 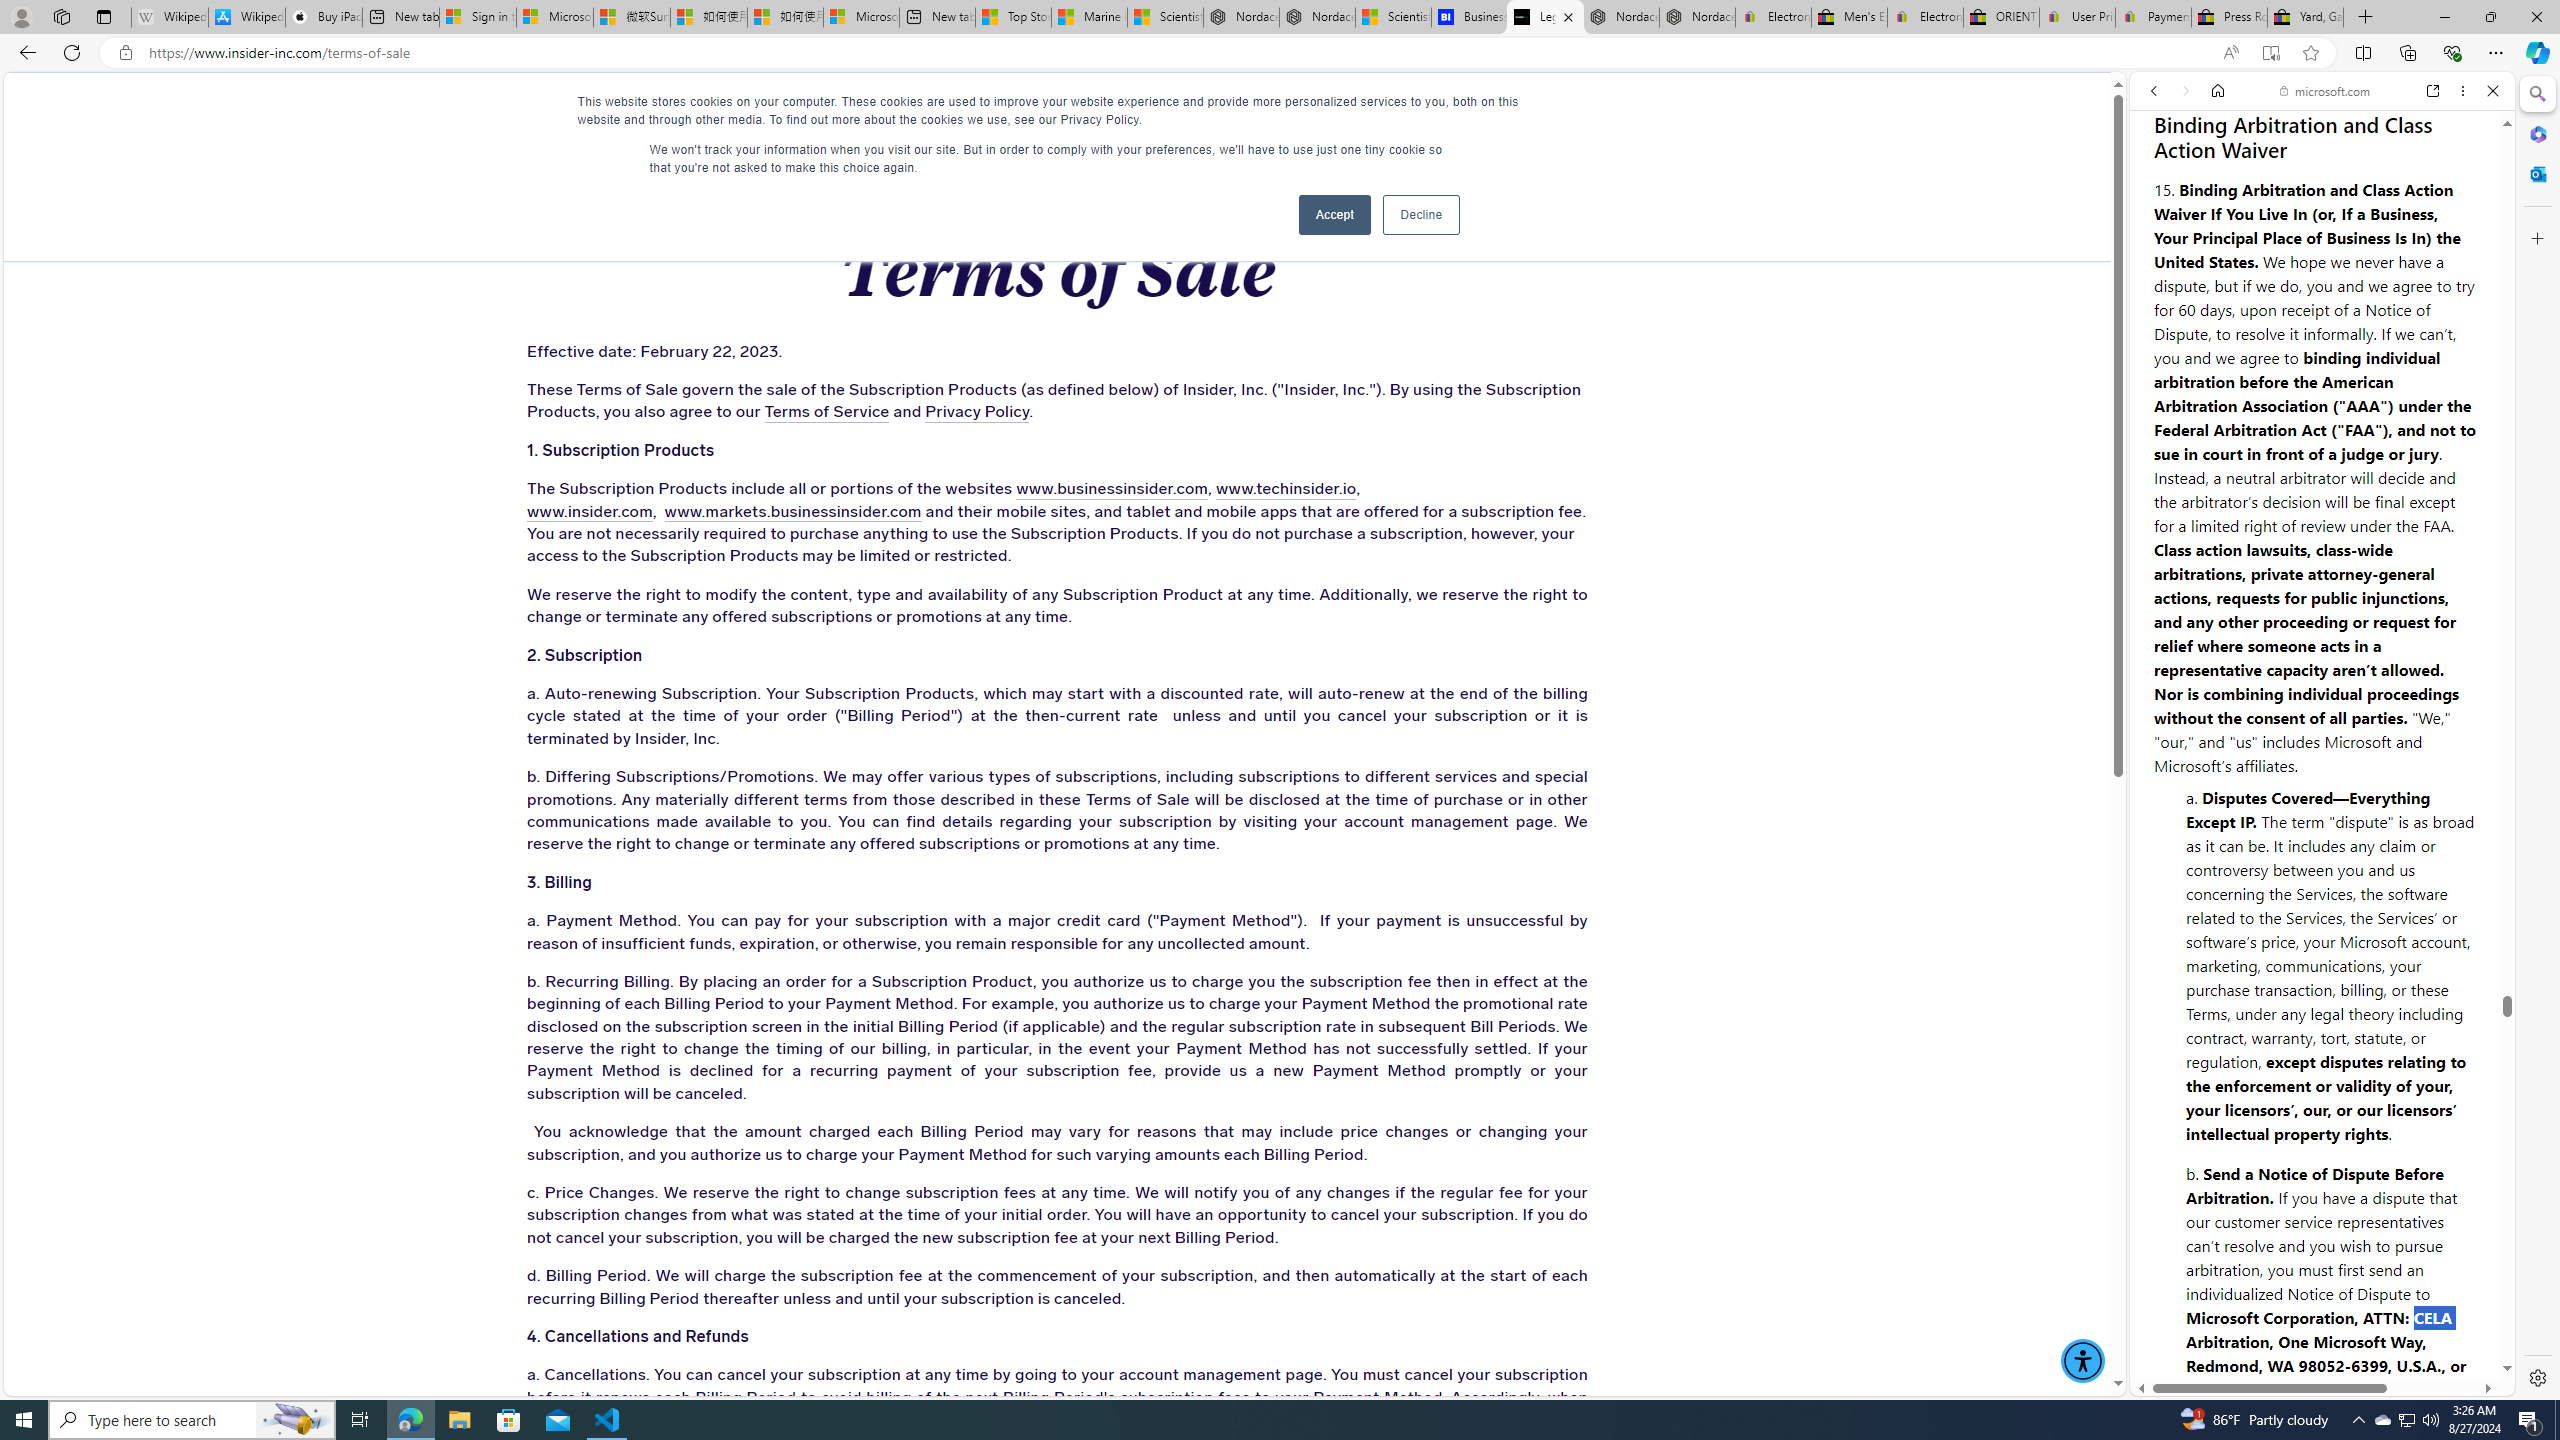 What do you see at coordinates (2214, 180) in the screenshot?
I see `'This site scope'` at bounding box center [2214, 180].